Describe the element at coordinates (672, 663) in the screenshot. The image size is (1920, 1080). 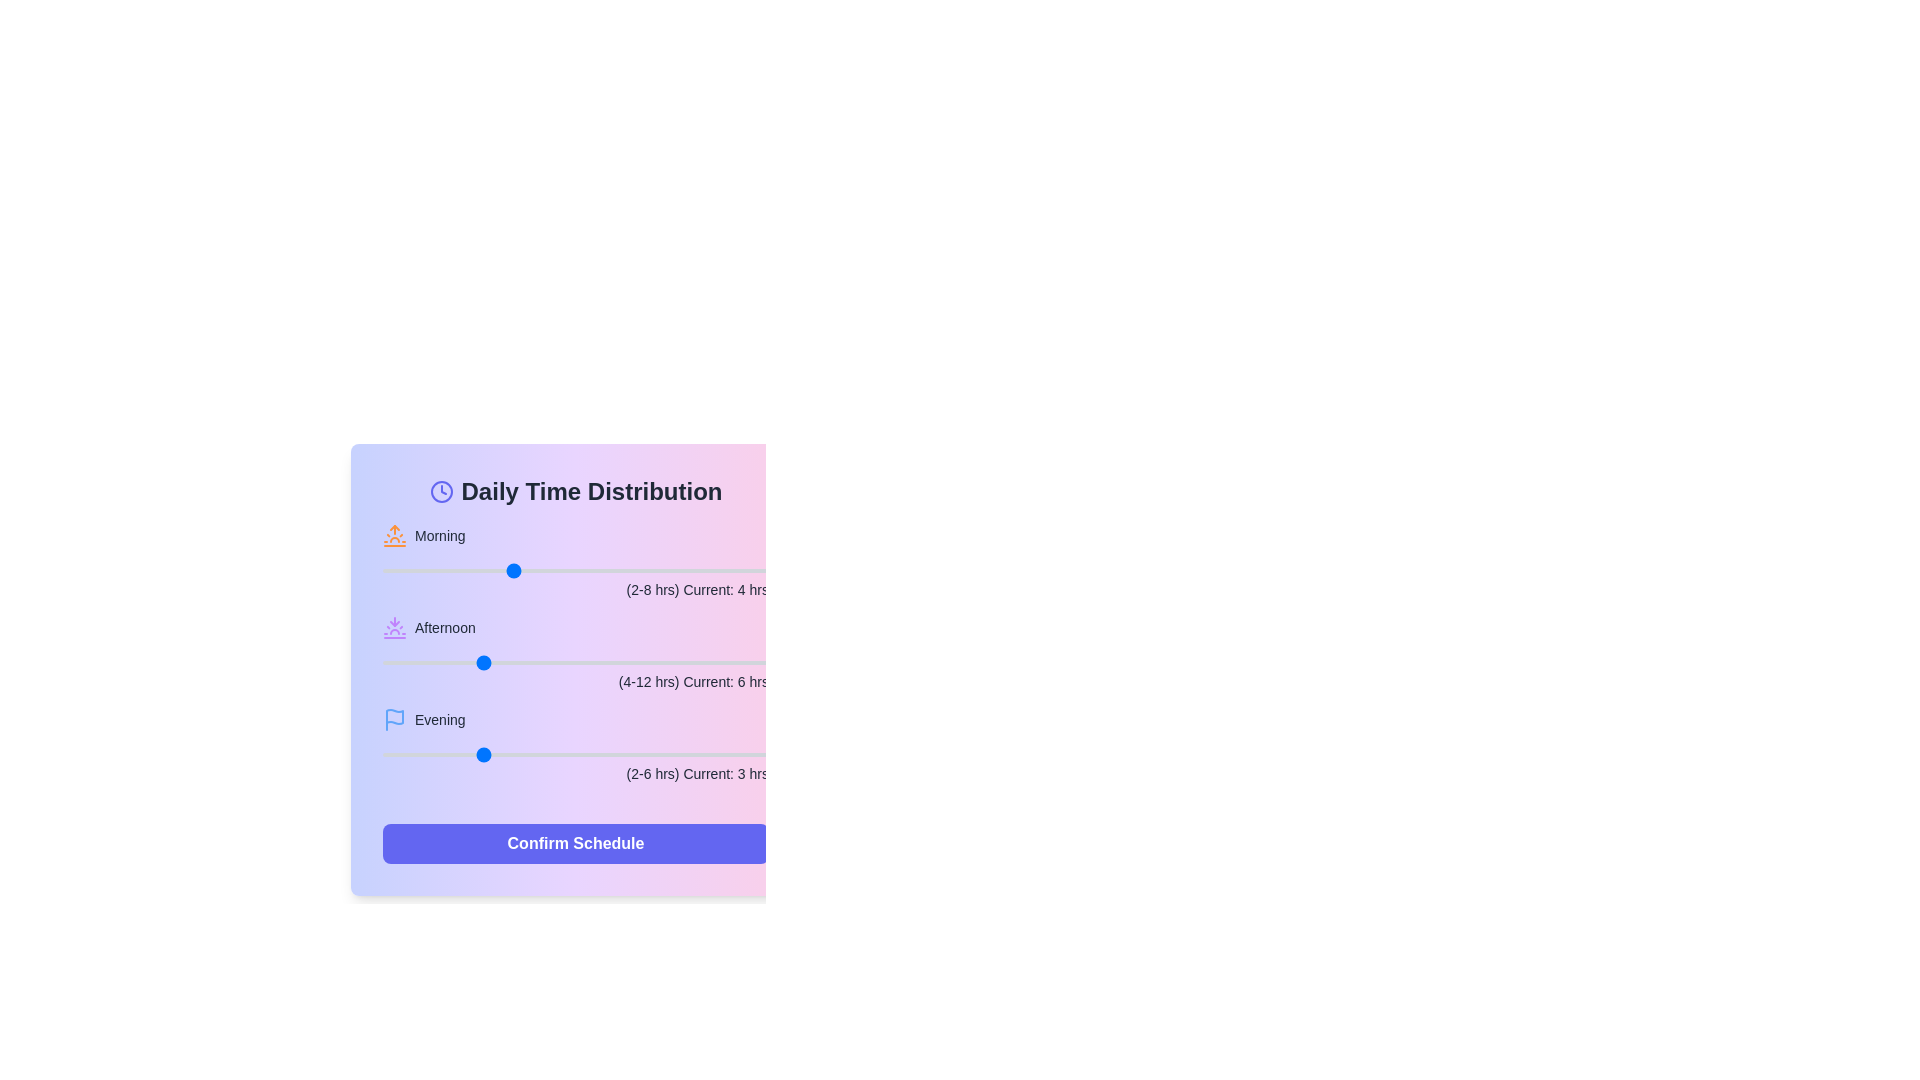
I see `afternoon duration` at that location.